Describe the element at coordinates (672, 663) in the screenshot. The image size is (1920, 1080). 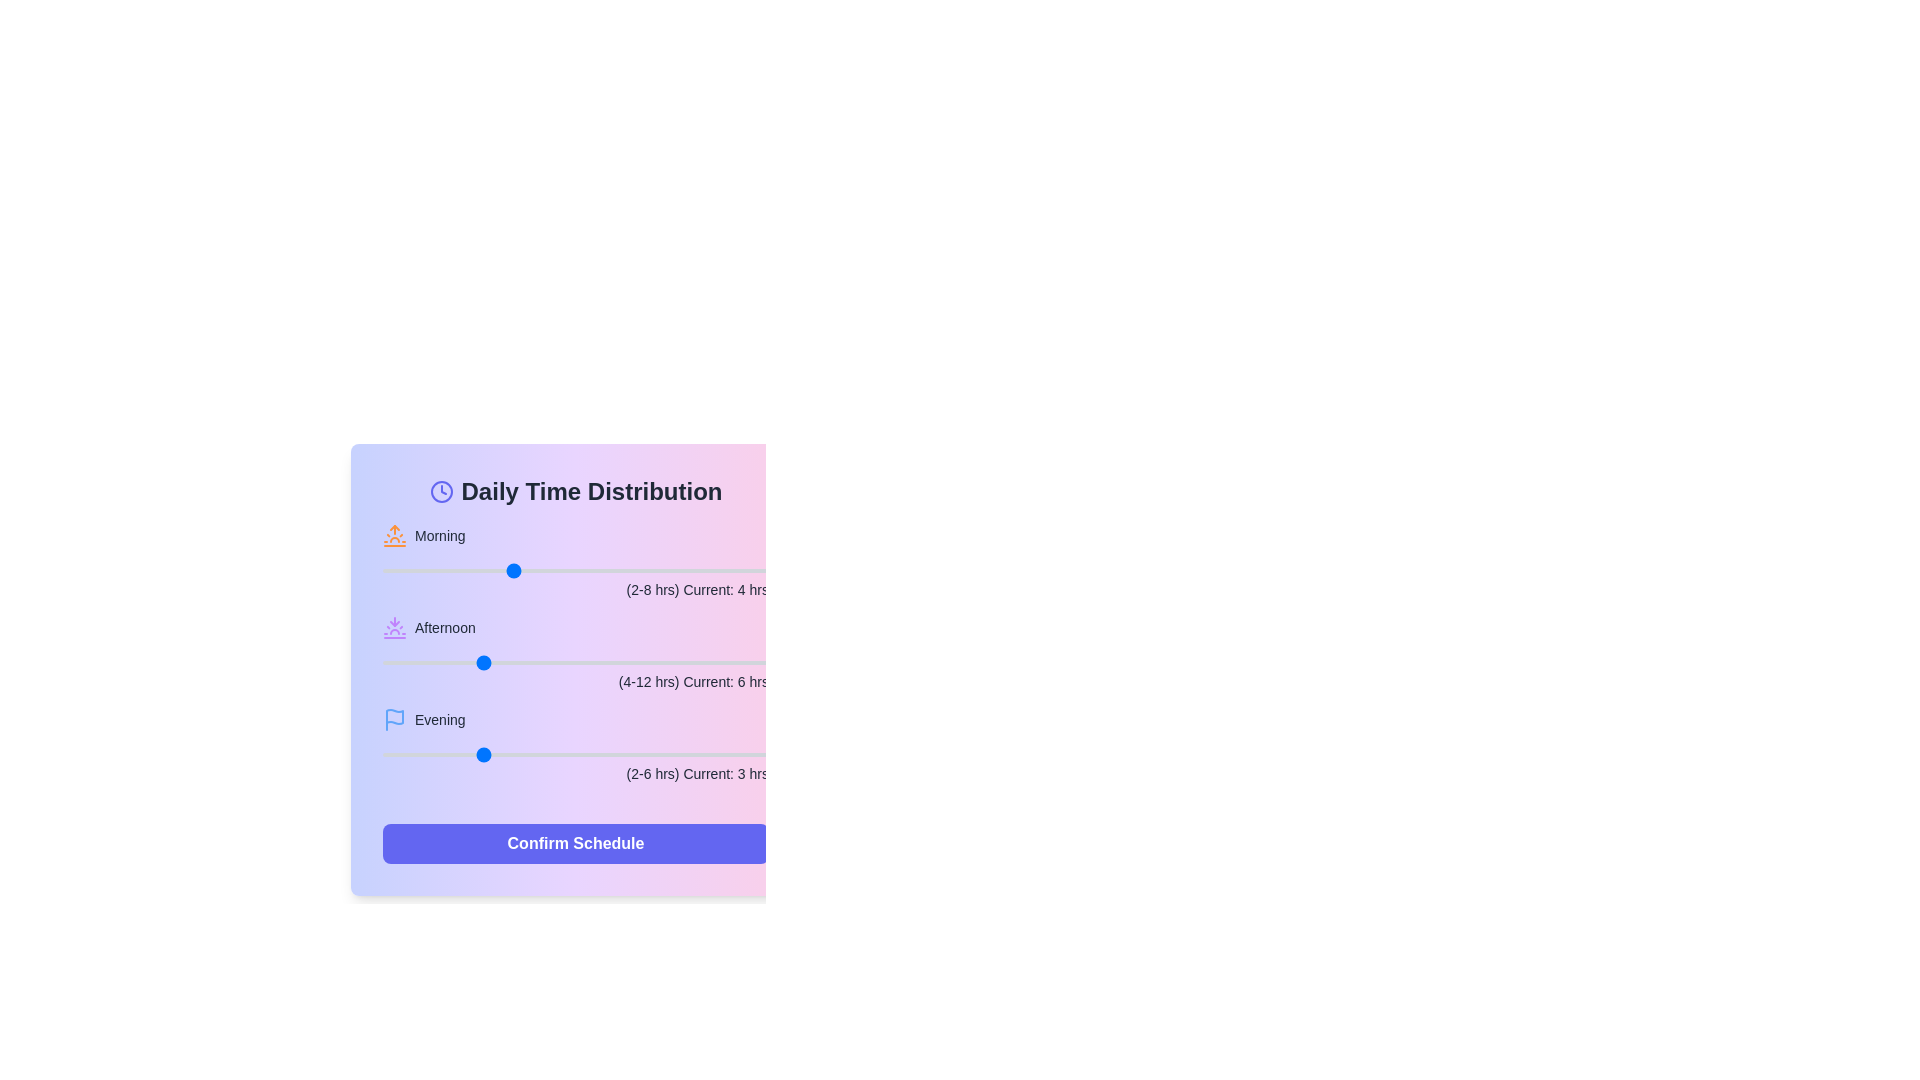
I see `afternoon duration` at that location.